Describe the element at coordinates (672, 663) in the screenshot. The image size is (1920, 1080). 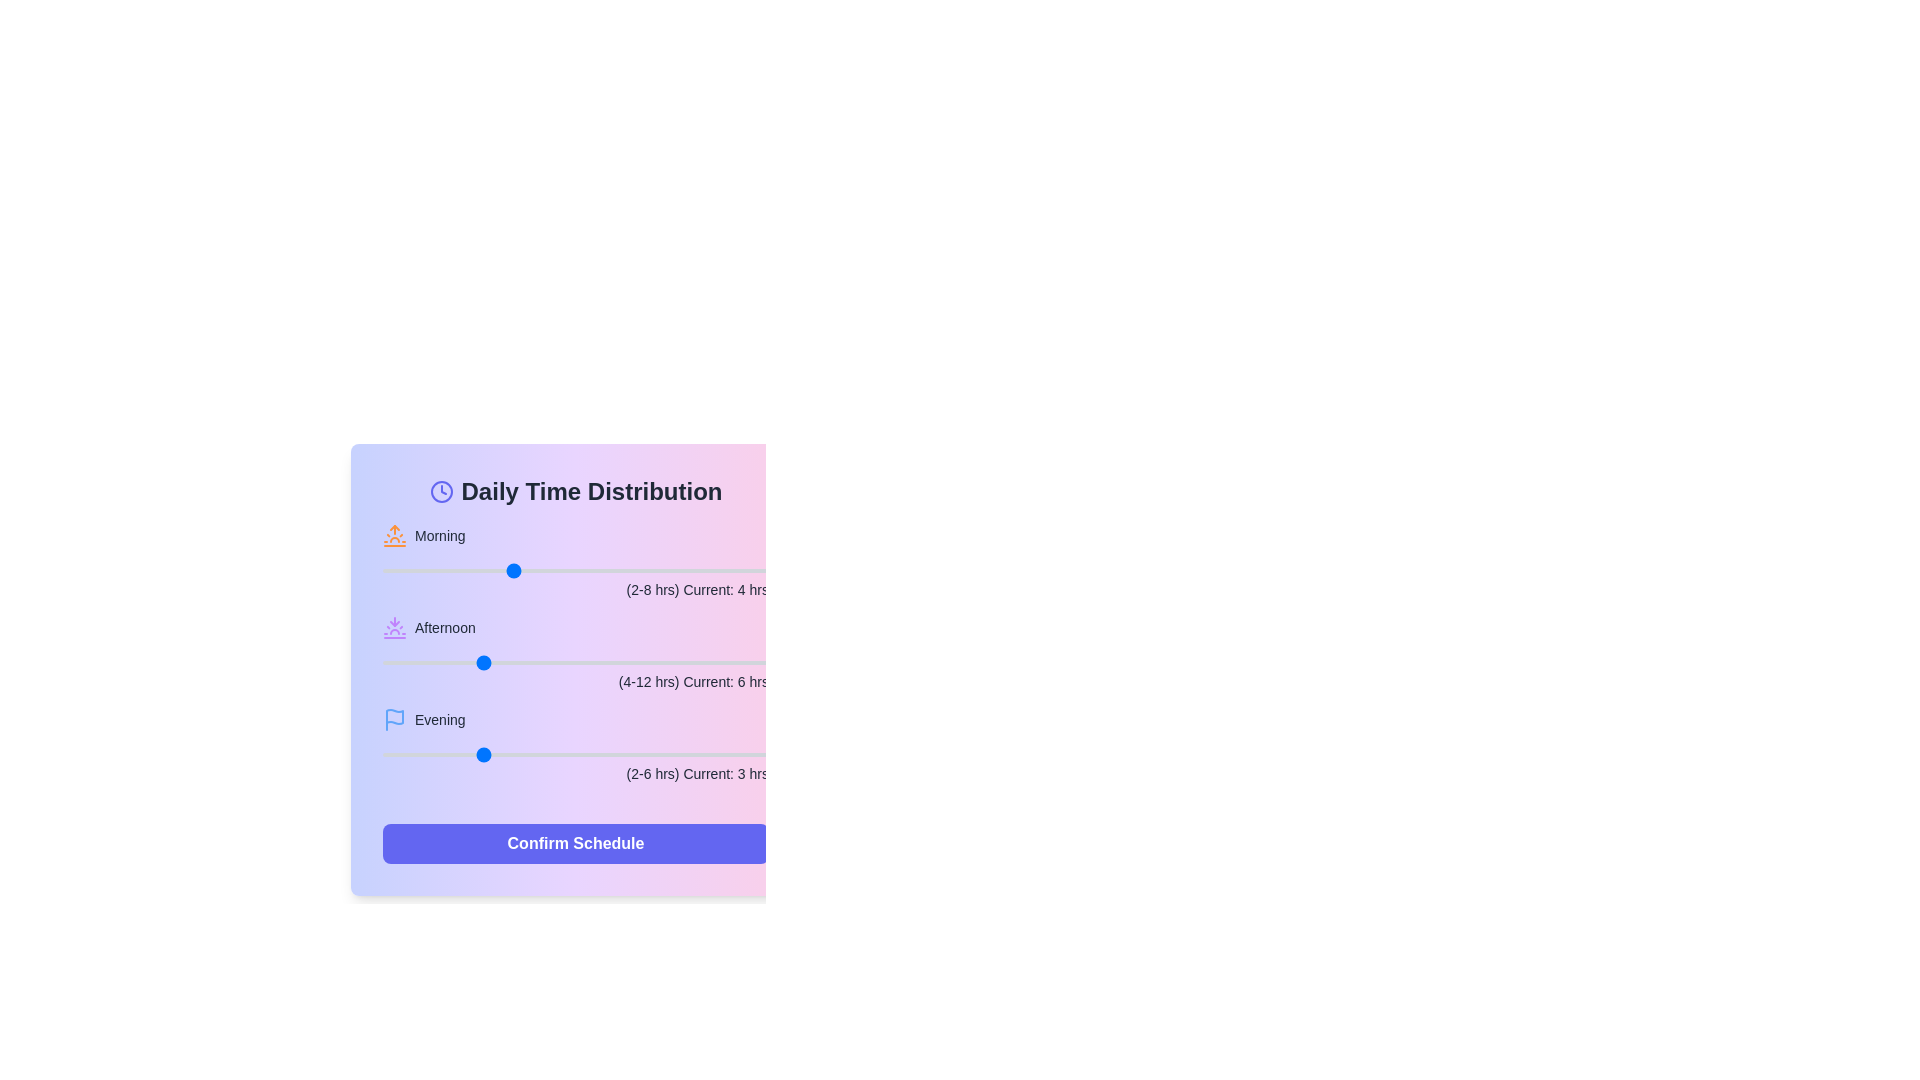
I see `afternoon duration` at that location.